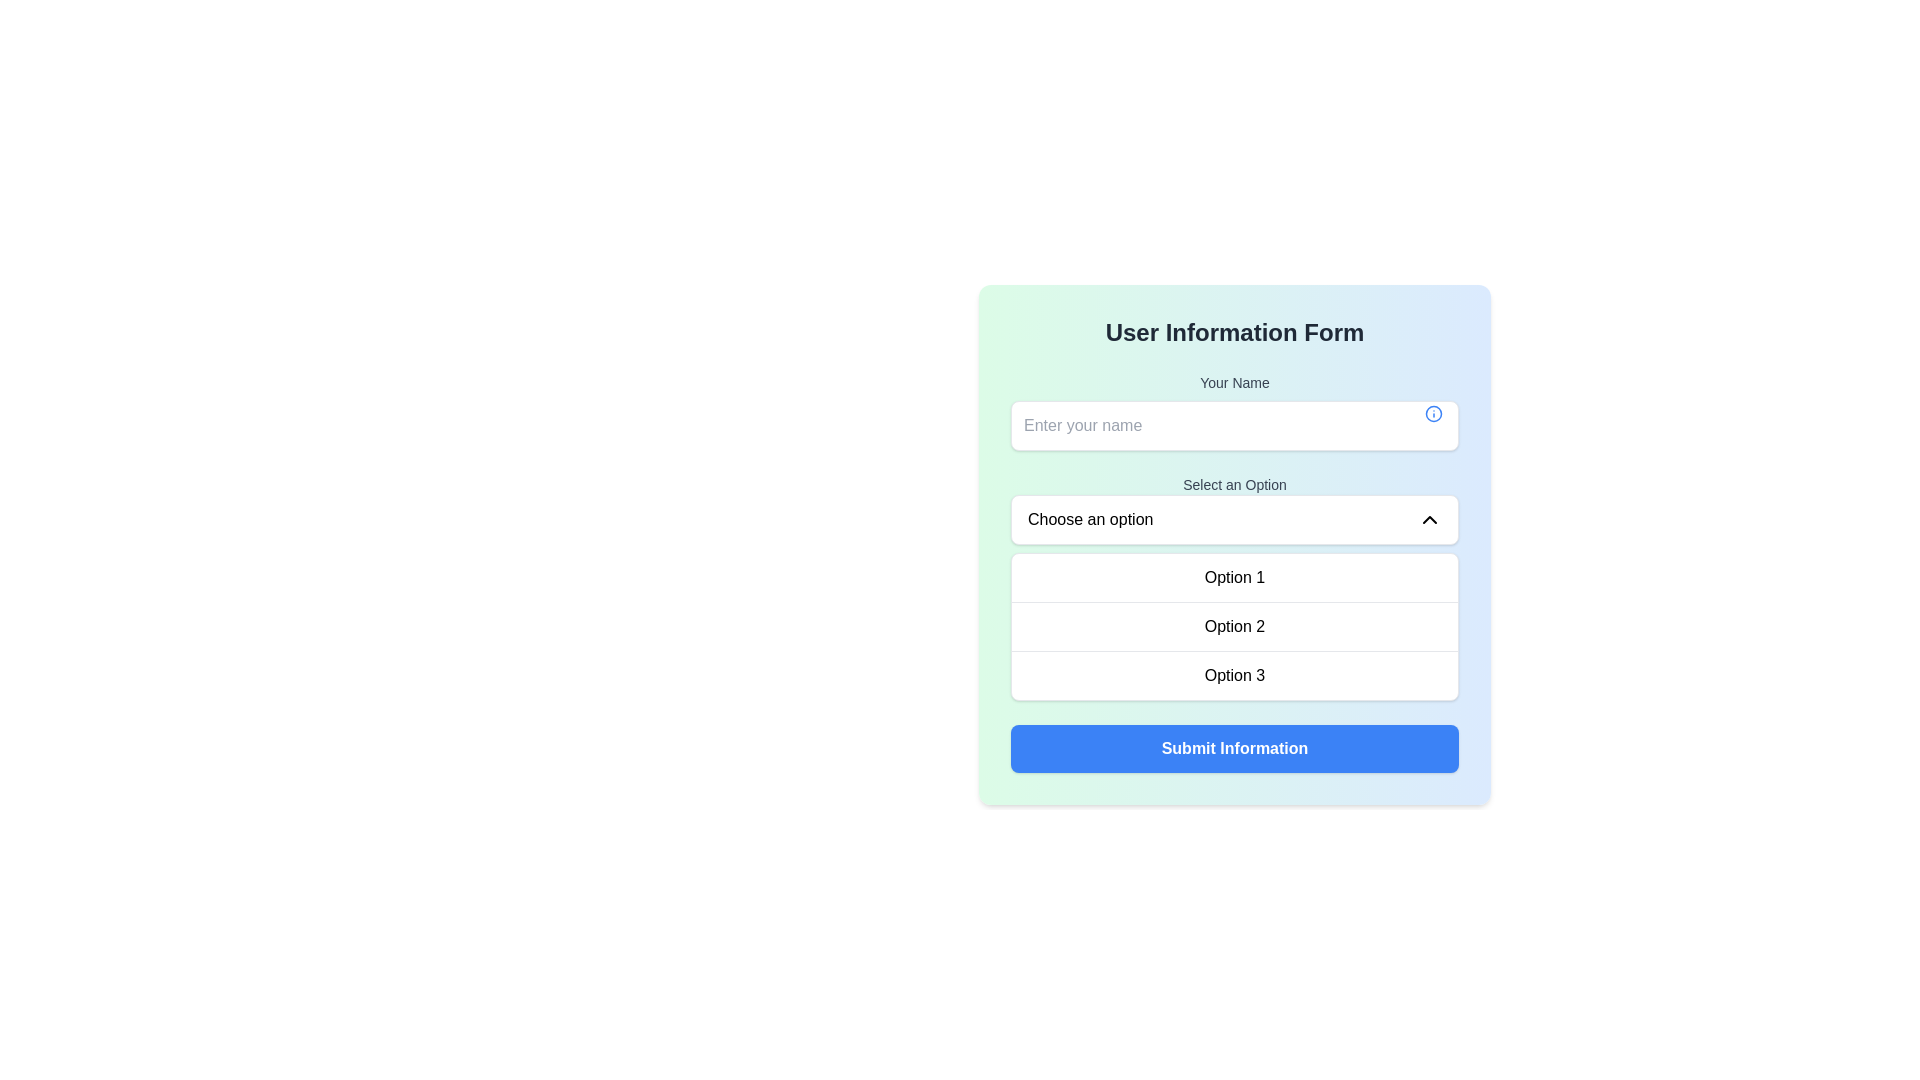  Describe the element at coordinates (1433, 412) in the screenshot. I see `the decorative SVG circle element that is part of the information icon located near the top right corner of the 'User Information Form', specifically in the 'Your Name' input section` at that location.